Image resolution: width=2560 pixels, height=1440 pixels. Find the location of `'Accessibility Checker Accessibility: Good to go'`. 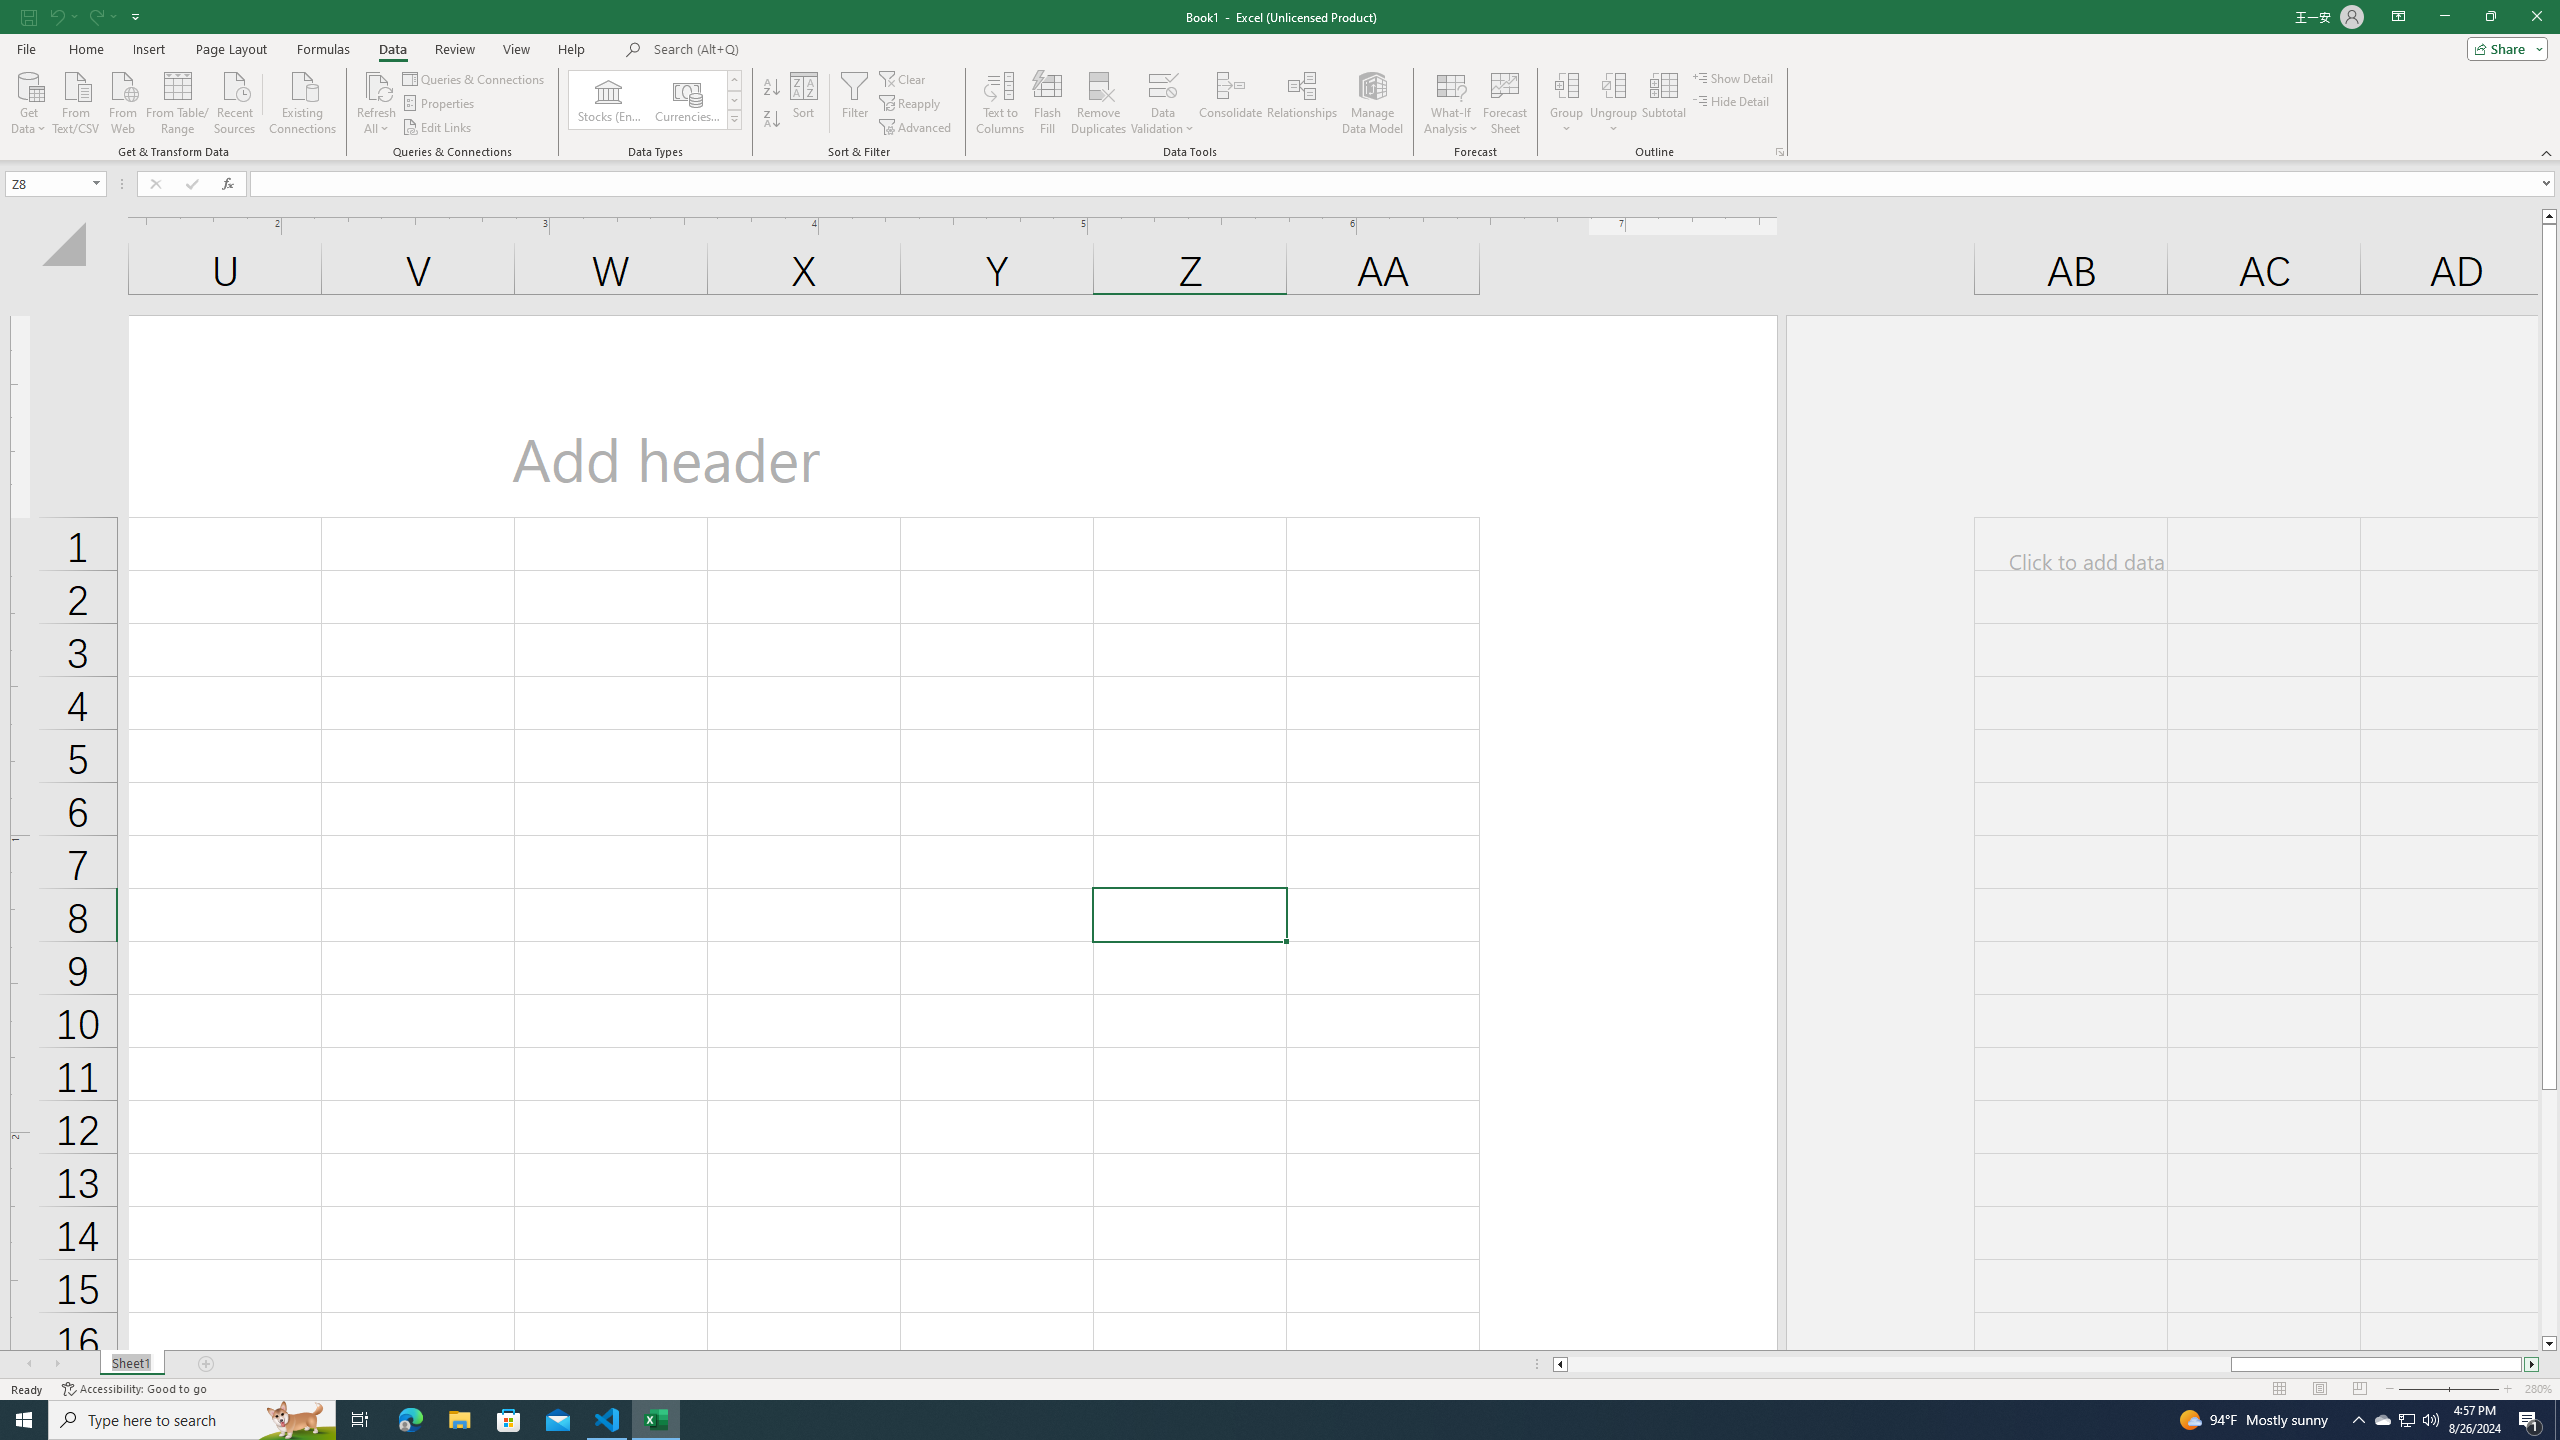

'Accessibility Checker Accessibility: Good to go' is located at coordinates (134, 1389).